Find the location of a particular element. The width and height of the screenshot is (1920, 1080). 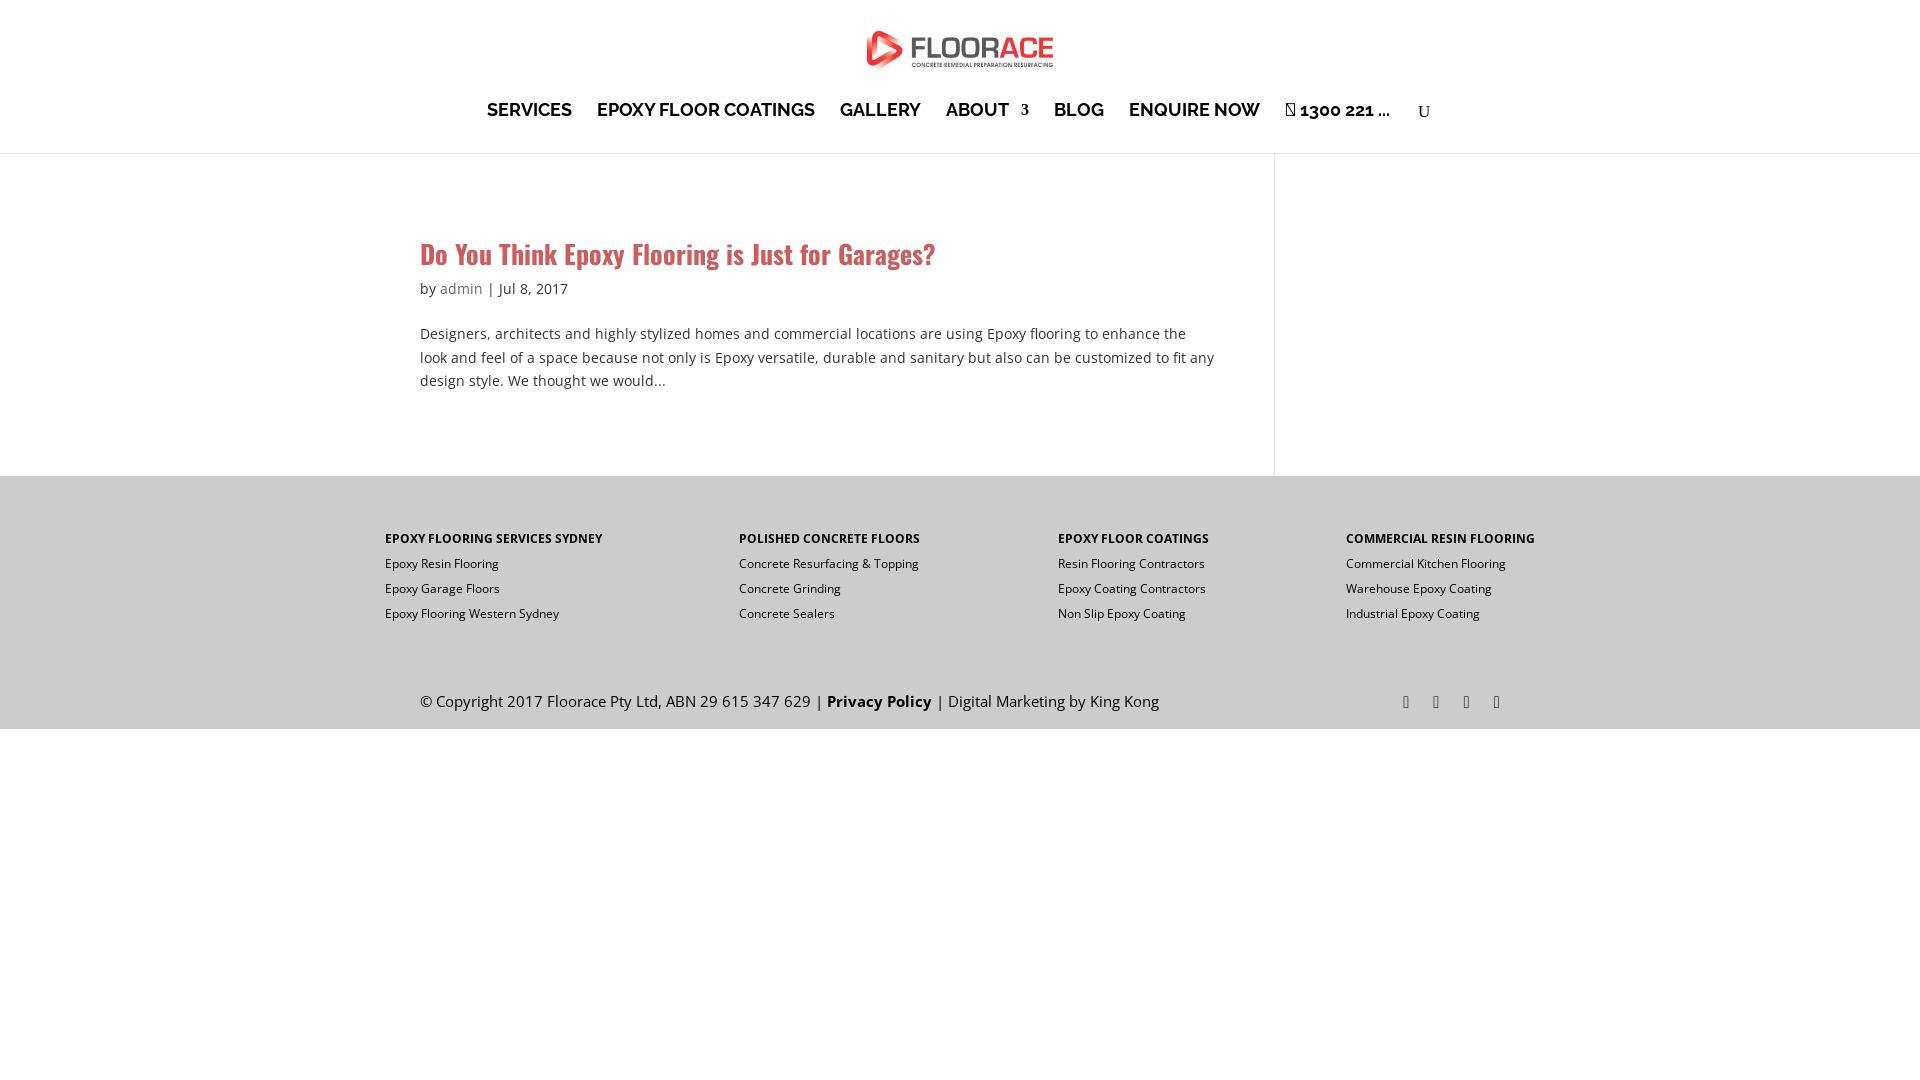

'EPOXY FLOOR COATINGS' is located at coordinates (705, 127).